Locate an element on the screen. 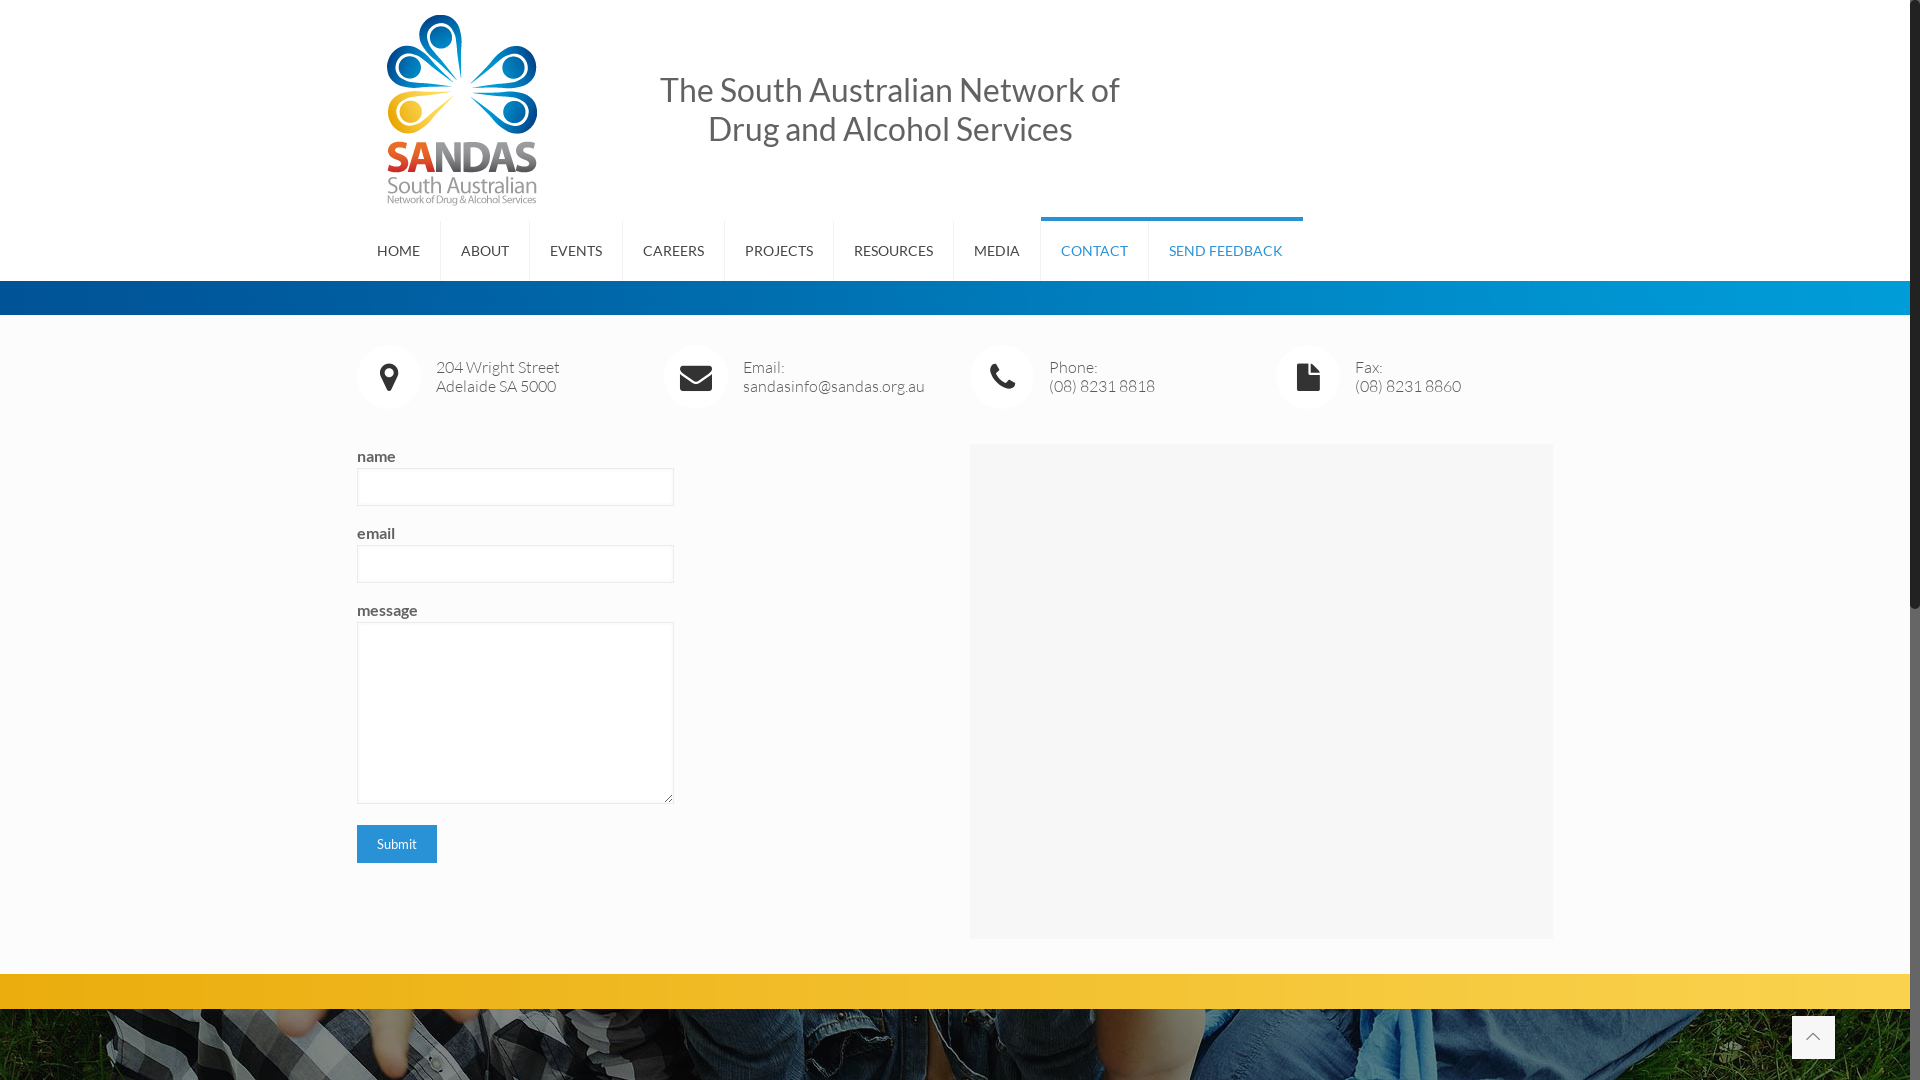 Image resolution: width=1920 pixels, height=1080 pixels. 'MEDIA' is located at coordinates (997, 249).